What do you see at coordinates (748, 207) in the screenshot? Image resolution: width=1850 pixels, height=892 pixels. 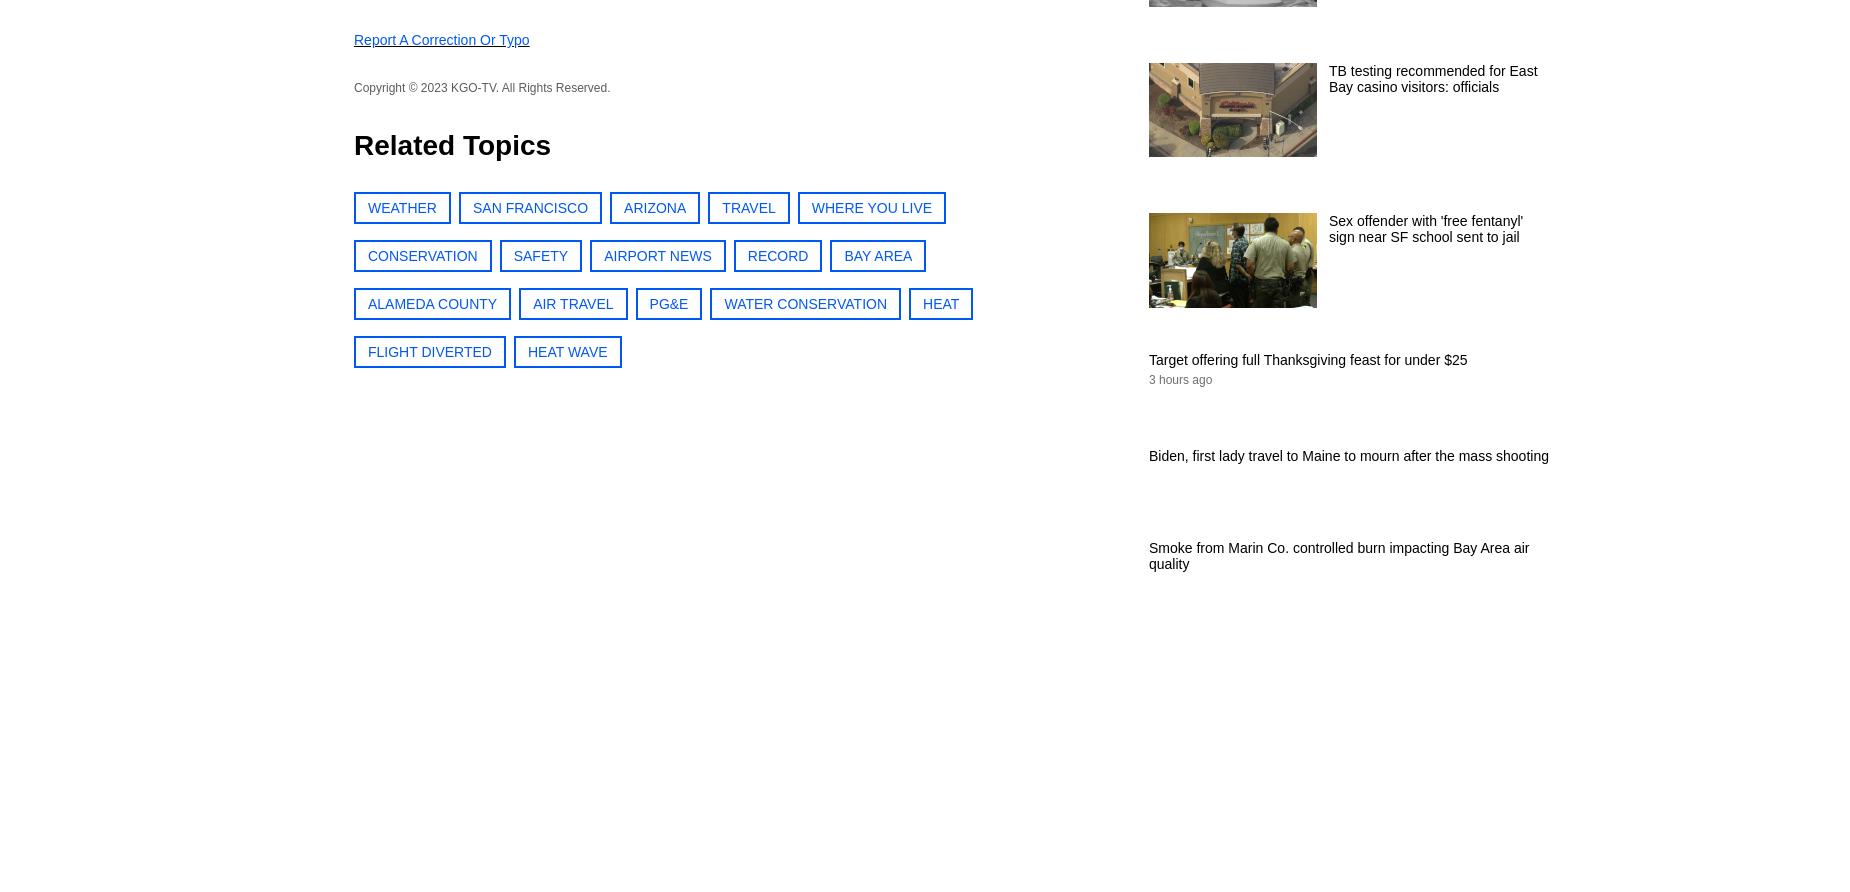 I see `'TRAVEL'` at bounding box center [748, 207].